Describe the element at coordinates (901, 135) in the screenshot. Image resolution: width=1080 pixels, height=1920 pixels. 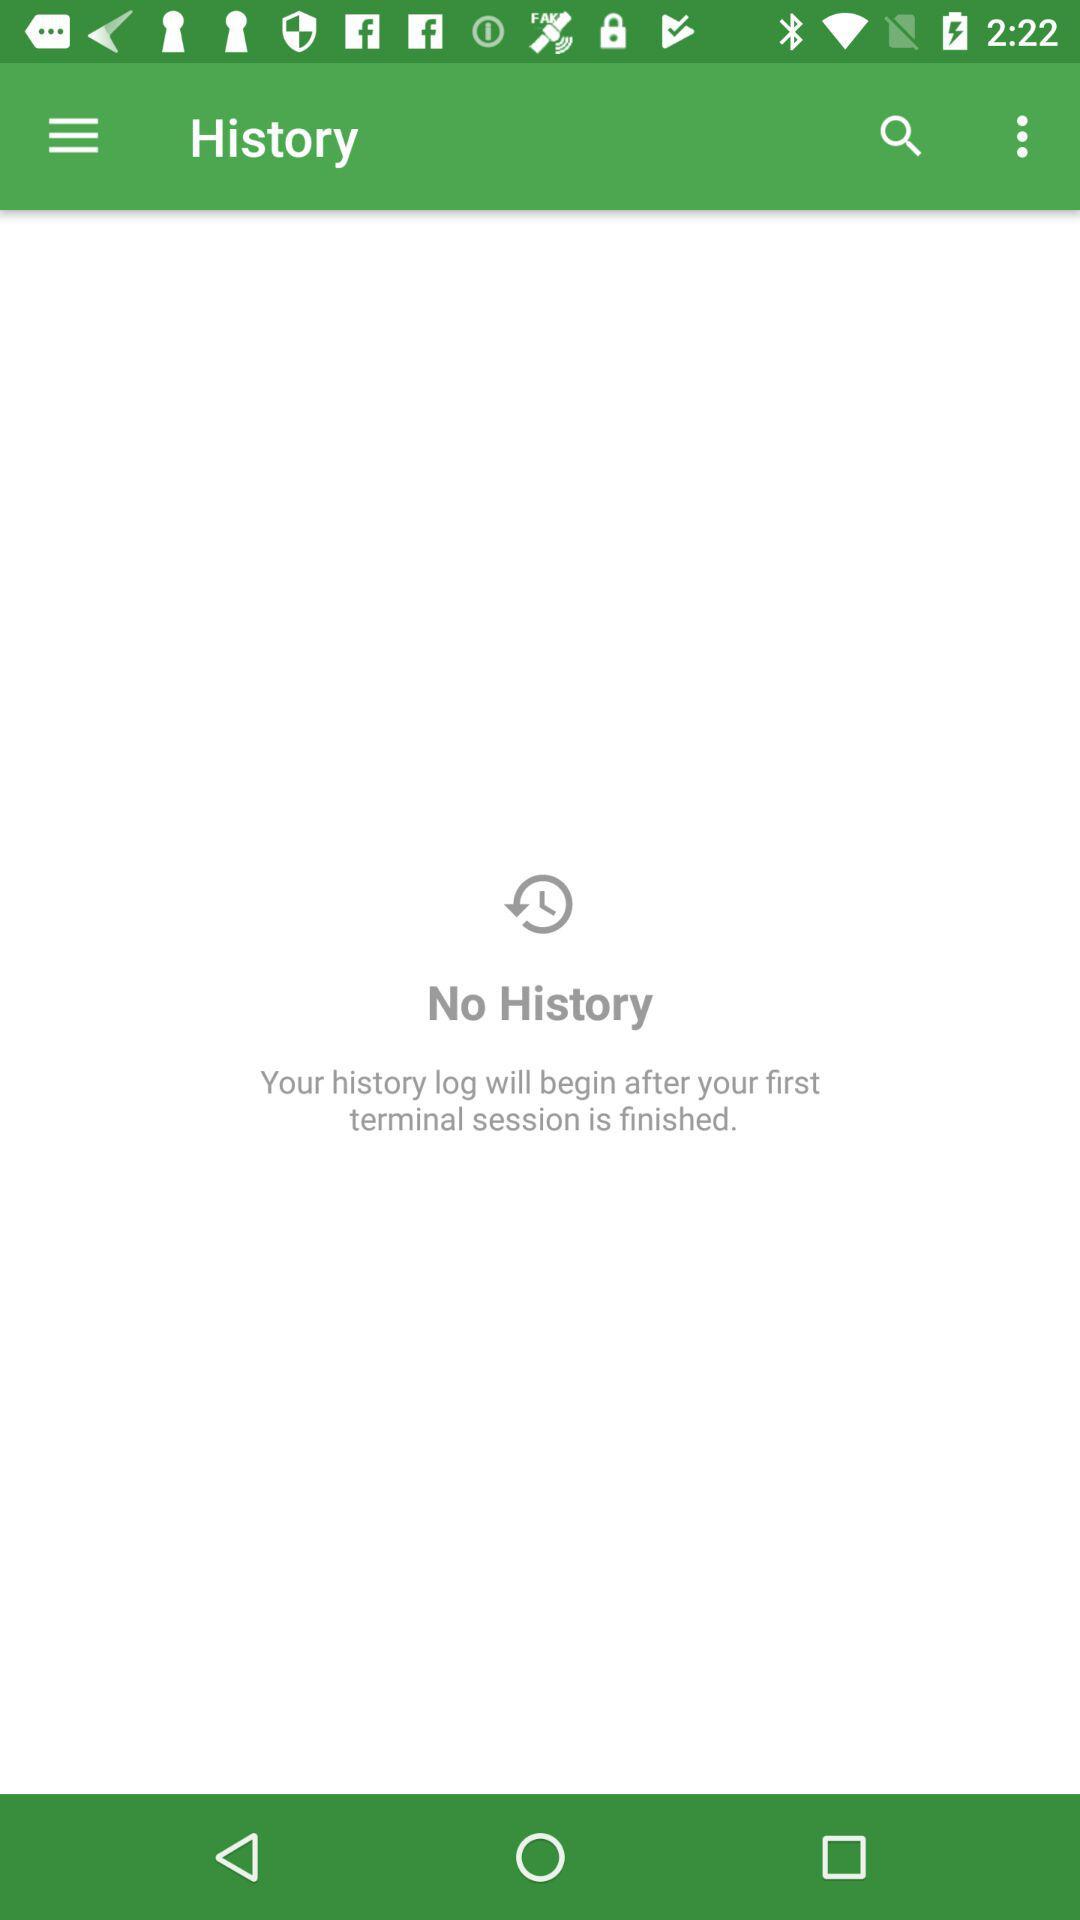
I see `item to the right of the history item` at that location.